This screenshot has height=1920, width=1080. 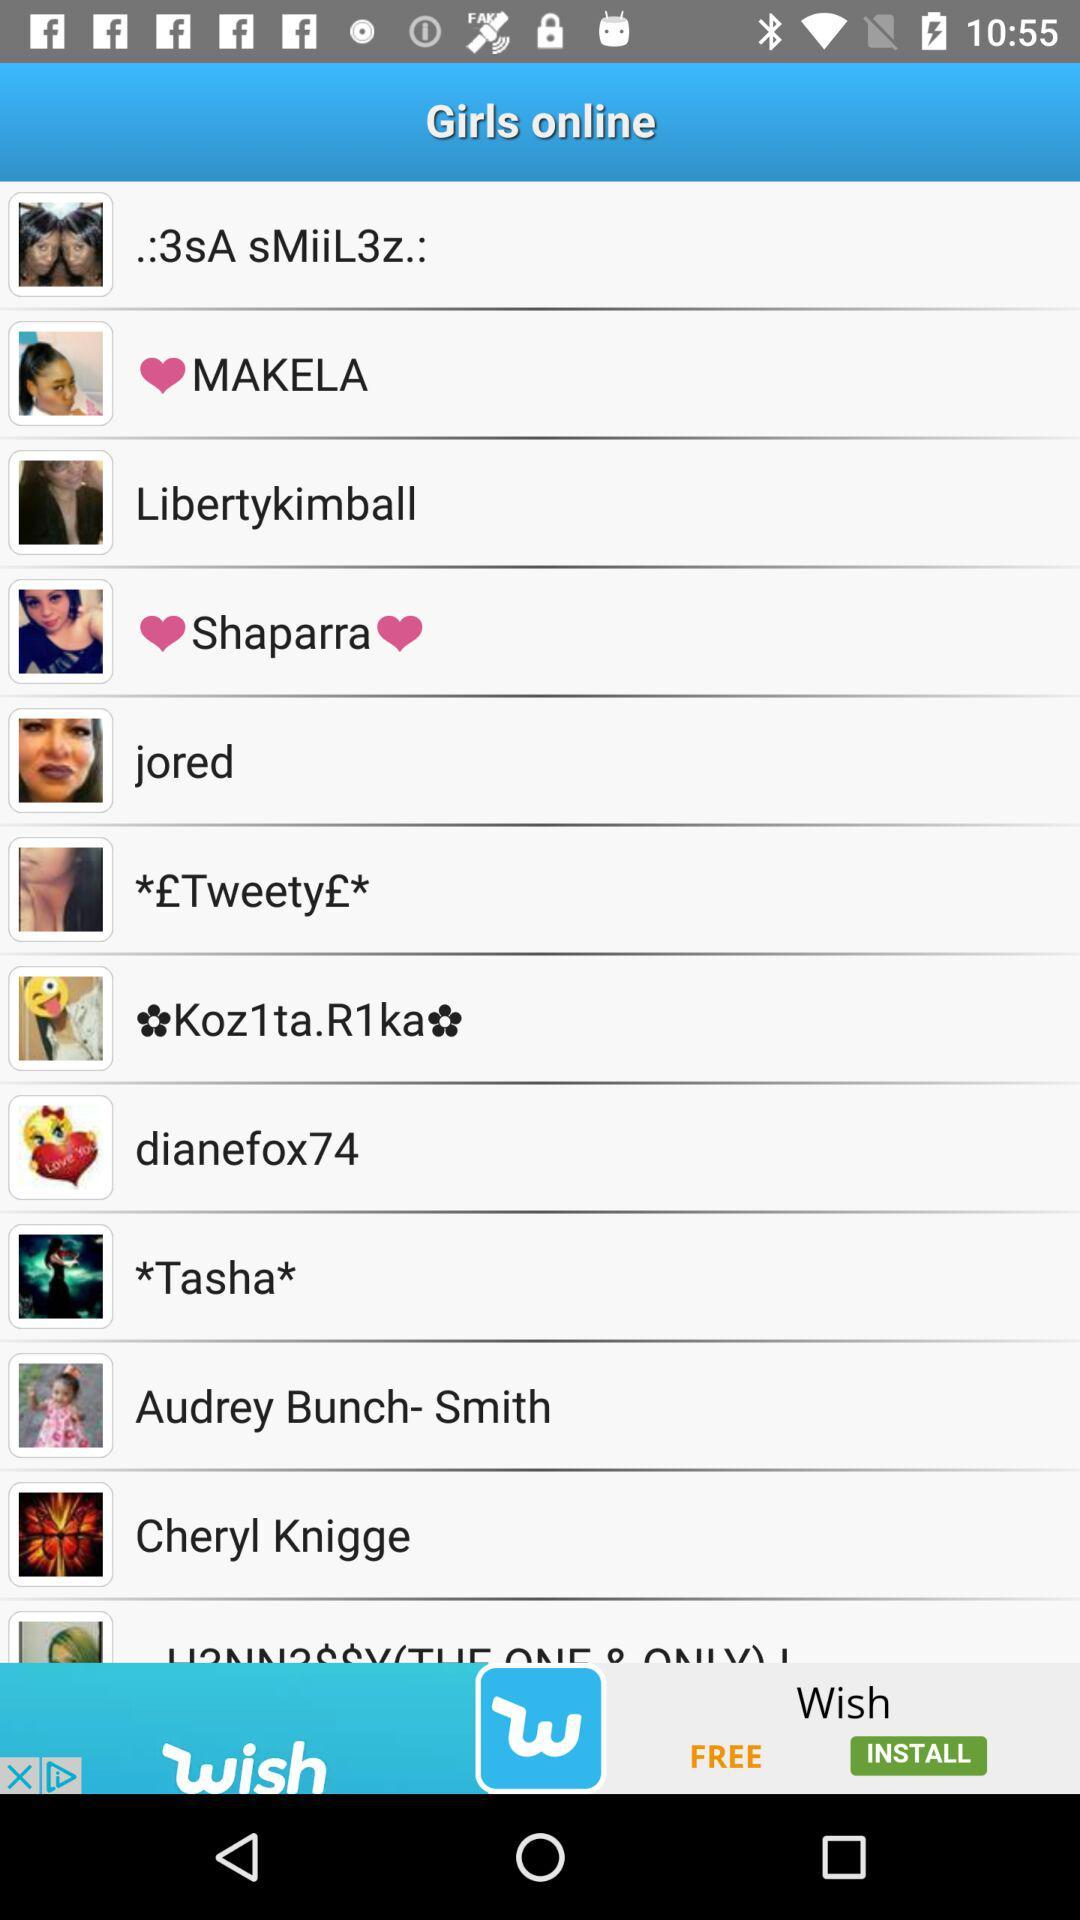 What do you see at coordinates (59, 630) in the screenshot?
I see `whats select` at bounding box center [59, 630].